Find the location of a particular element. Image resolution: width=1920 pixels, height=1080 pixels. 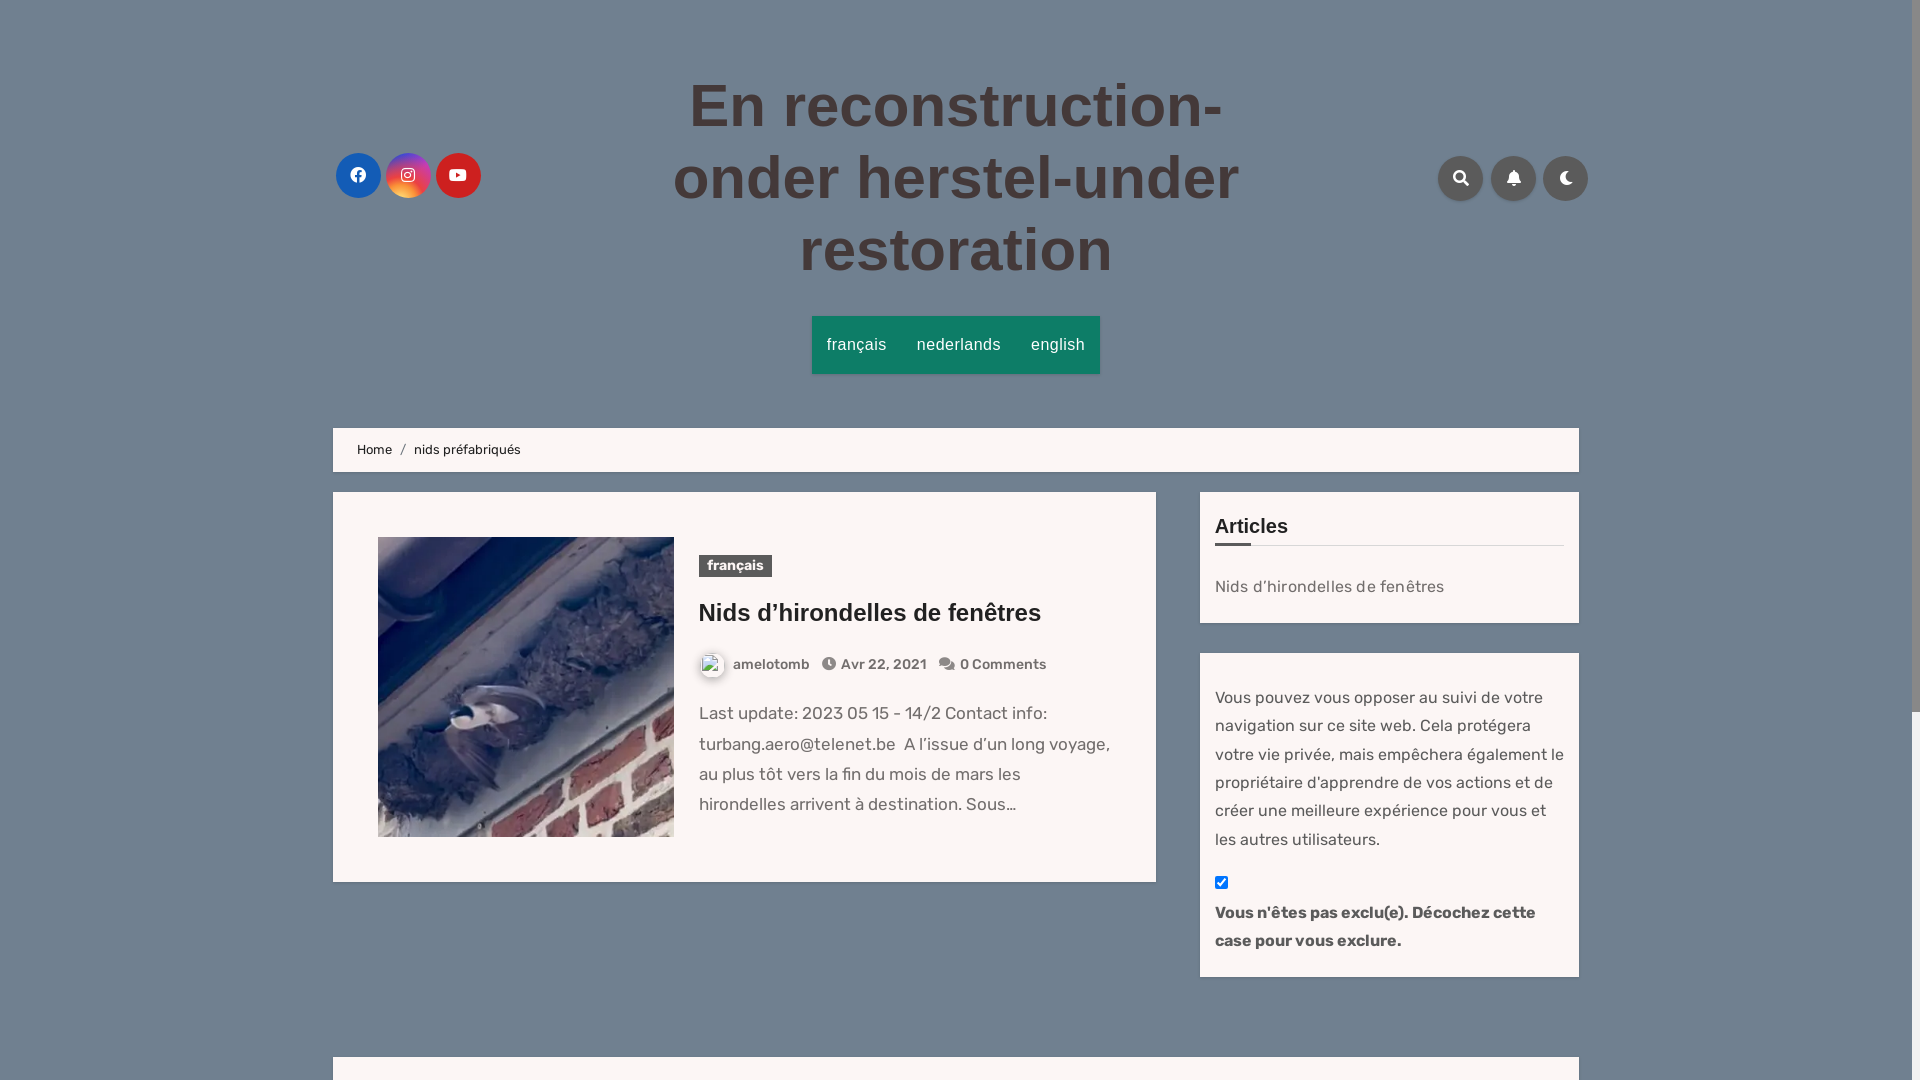

'Home' is located at coordinates (356, 448).